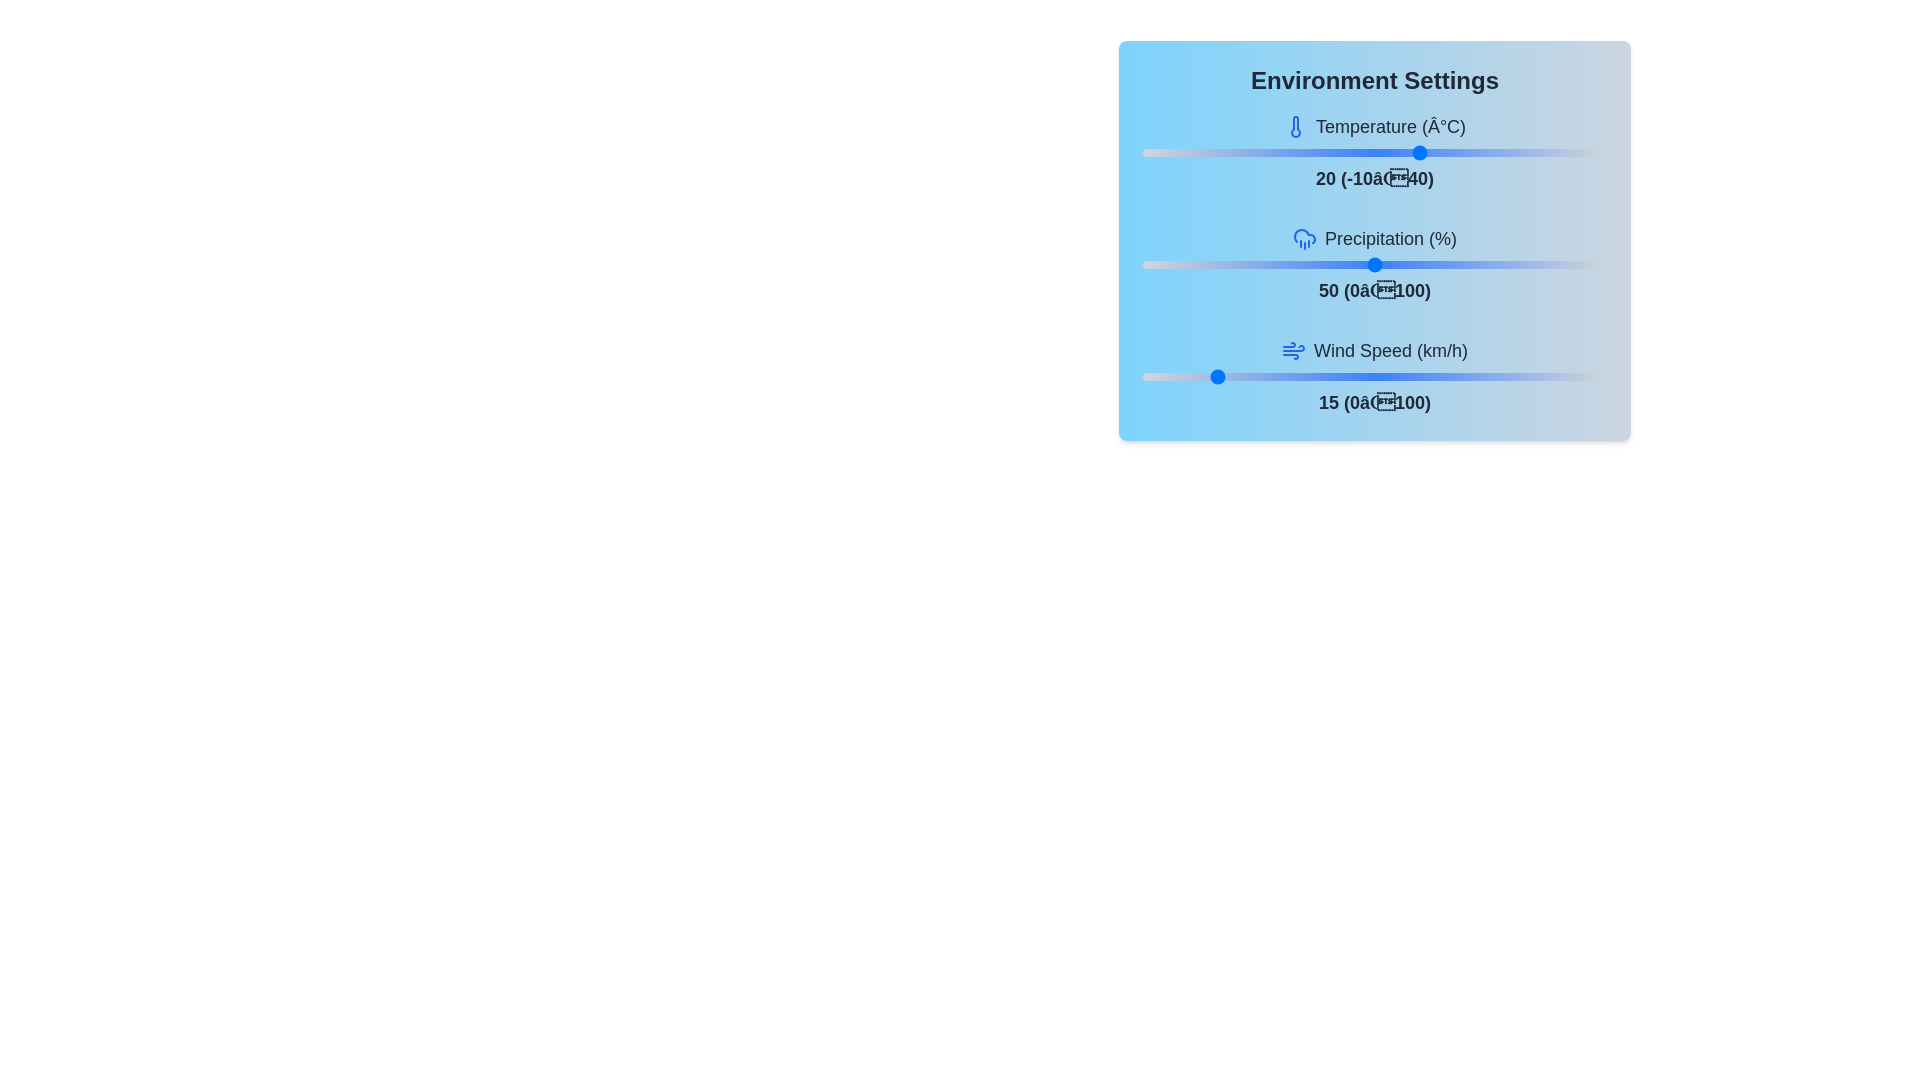  I want to click on the precipitation, so click(1267, 264).